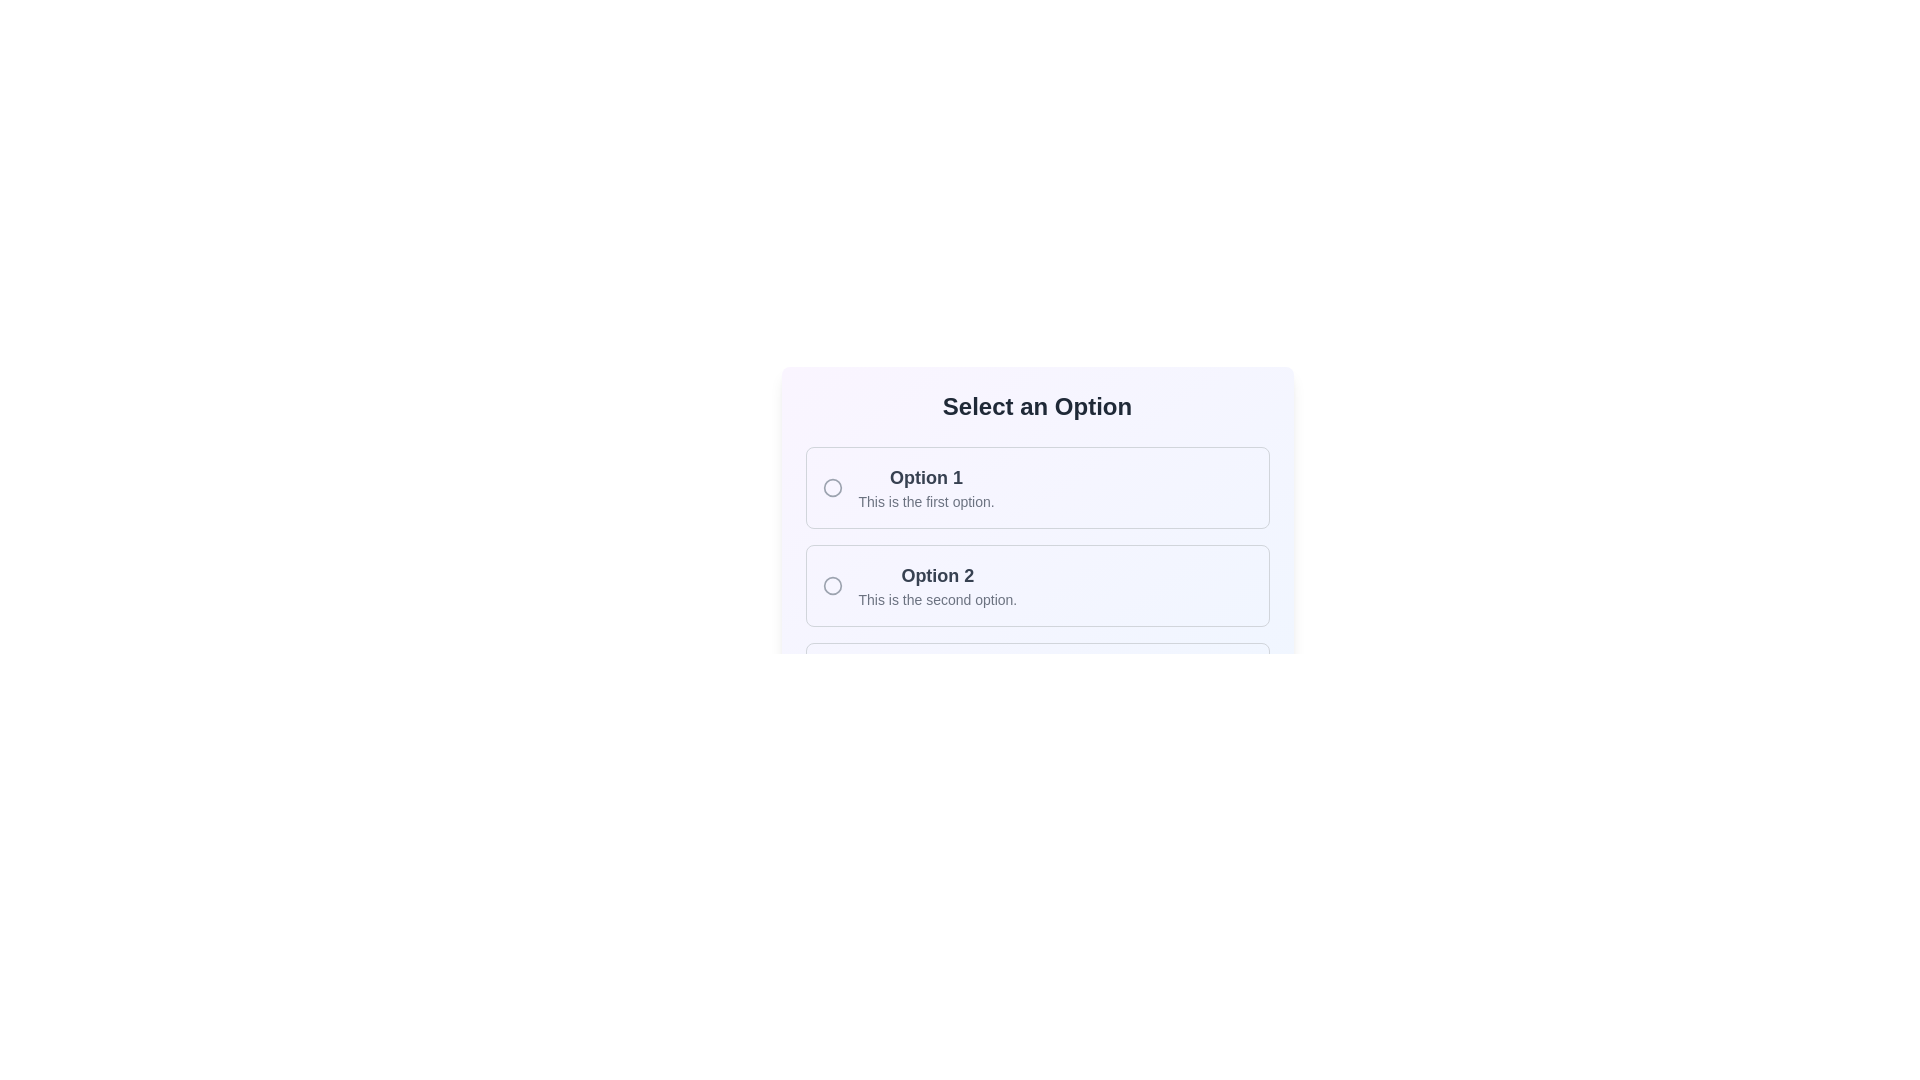 This screenshot has height=1080, width=1920. What do you see at coordinates (936, 575) in the screenshot?
I see `the non-interactive text label that serves as the title for the second option in the list of selectable options` at bounding box center [936, 575].